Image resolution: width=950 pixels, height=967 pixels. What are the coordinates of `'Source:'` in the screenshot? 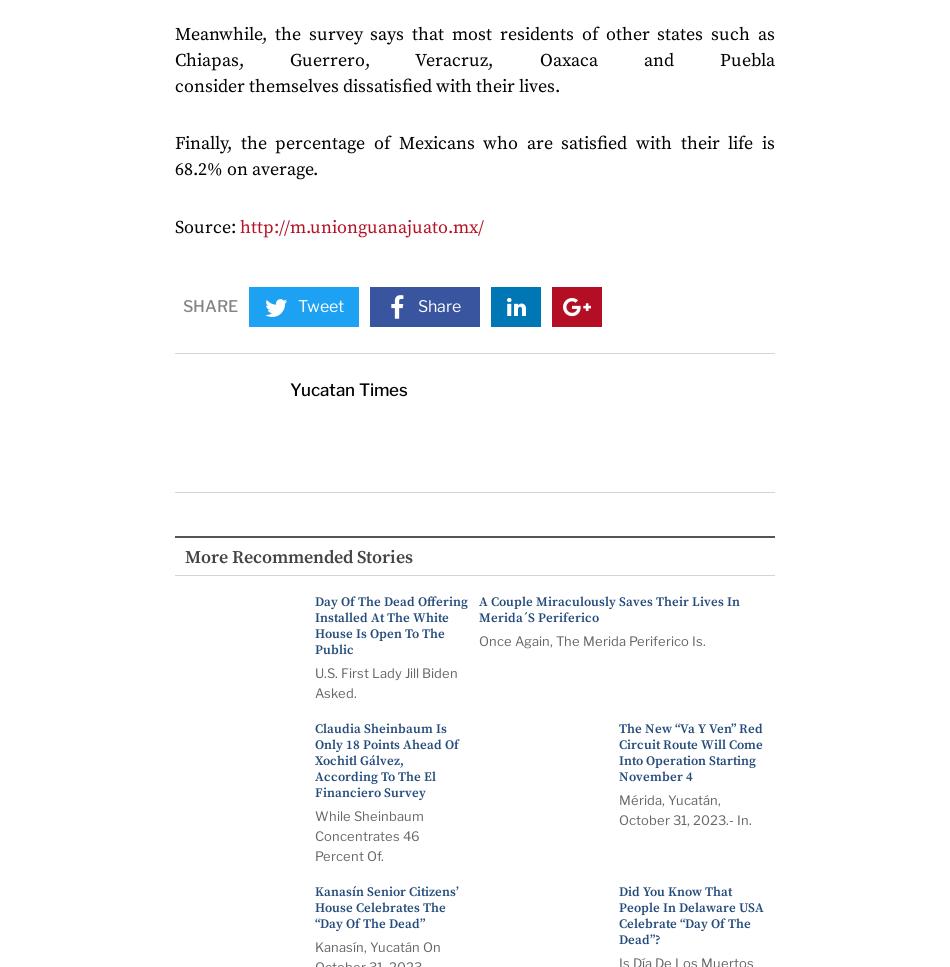 It's located at (174, 226).